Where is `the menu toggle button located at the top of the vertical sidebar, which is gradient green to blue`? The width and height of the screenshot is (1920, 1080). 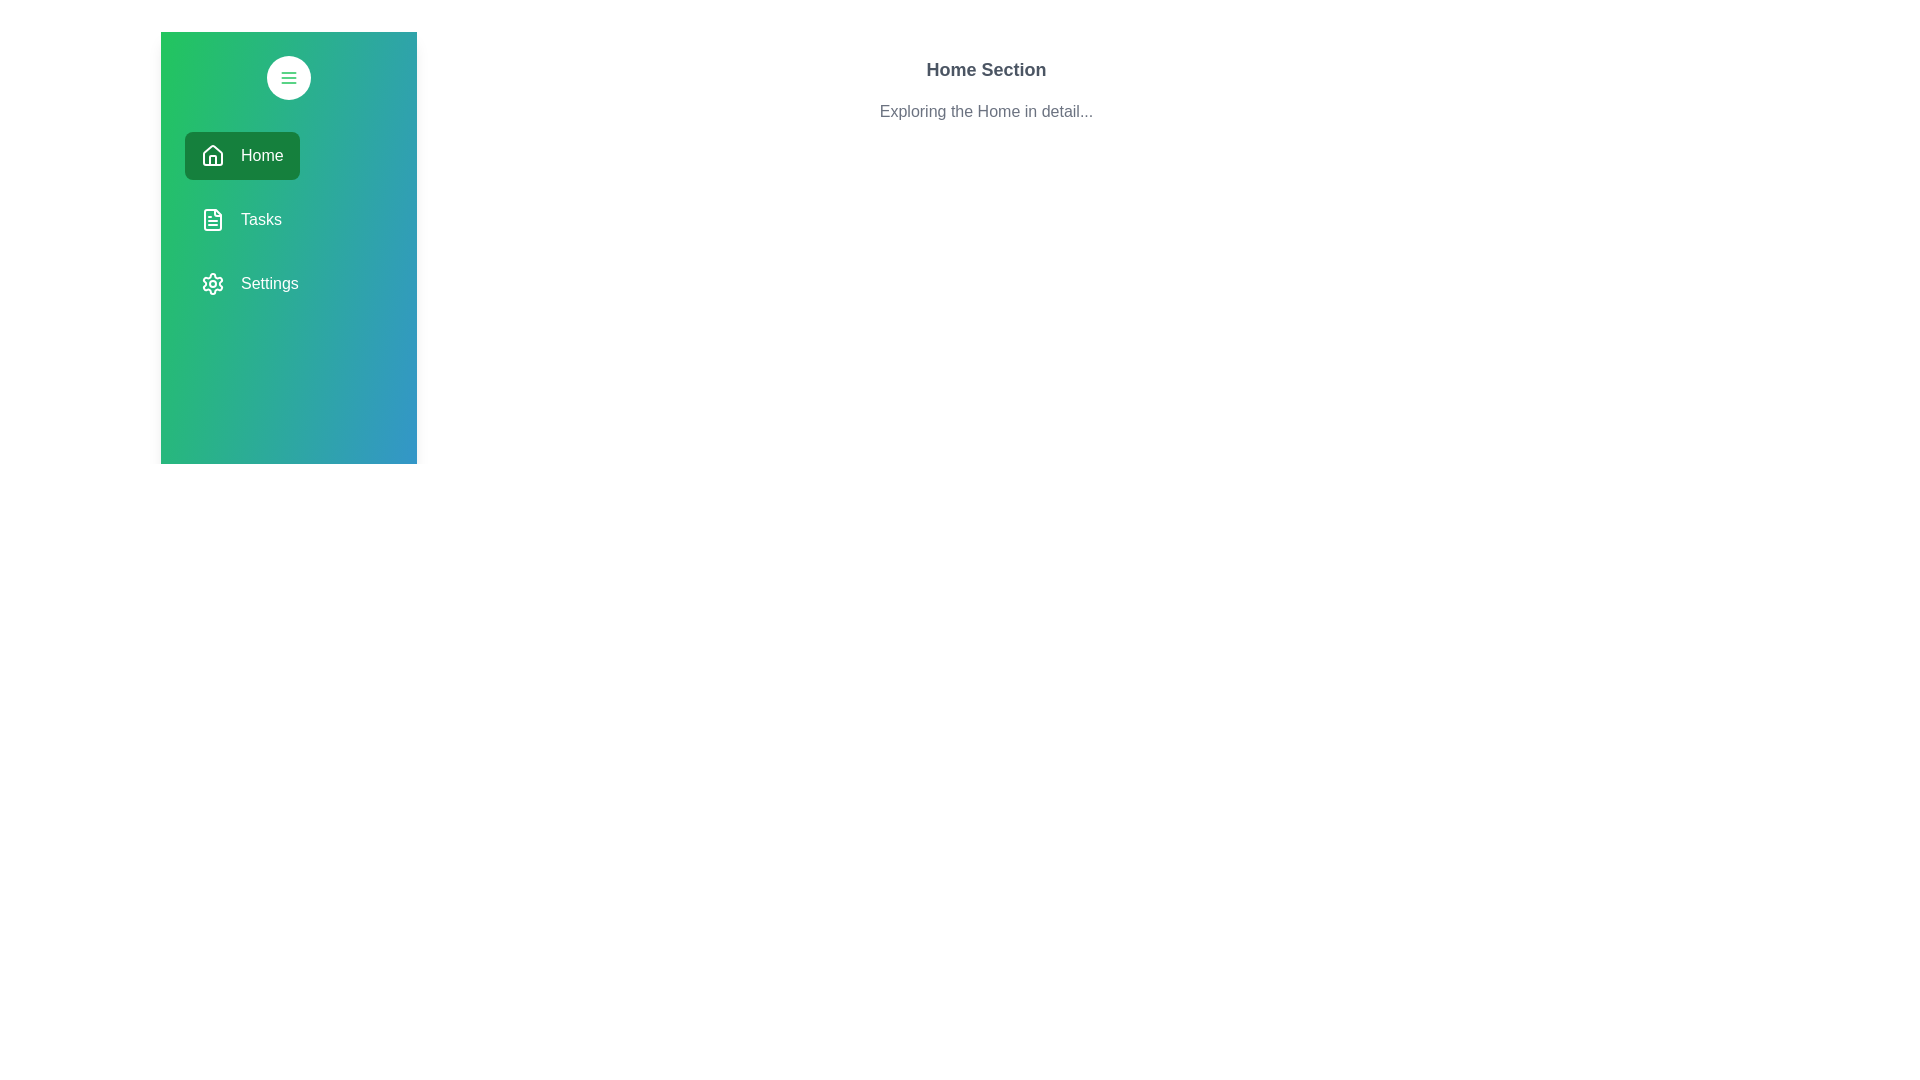
the menu toggle button located at the top of the vertical sidebar, which is gradient green to blue is located at coordinates (287, 76).